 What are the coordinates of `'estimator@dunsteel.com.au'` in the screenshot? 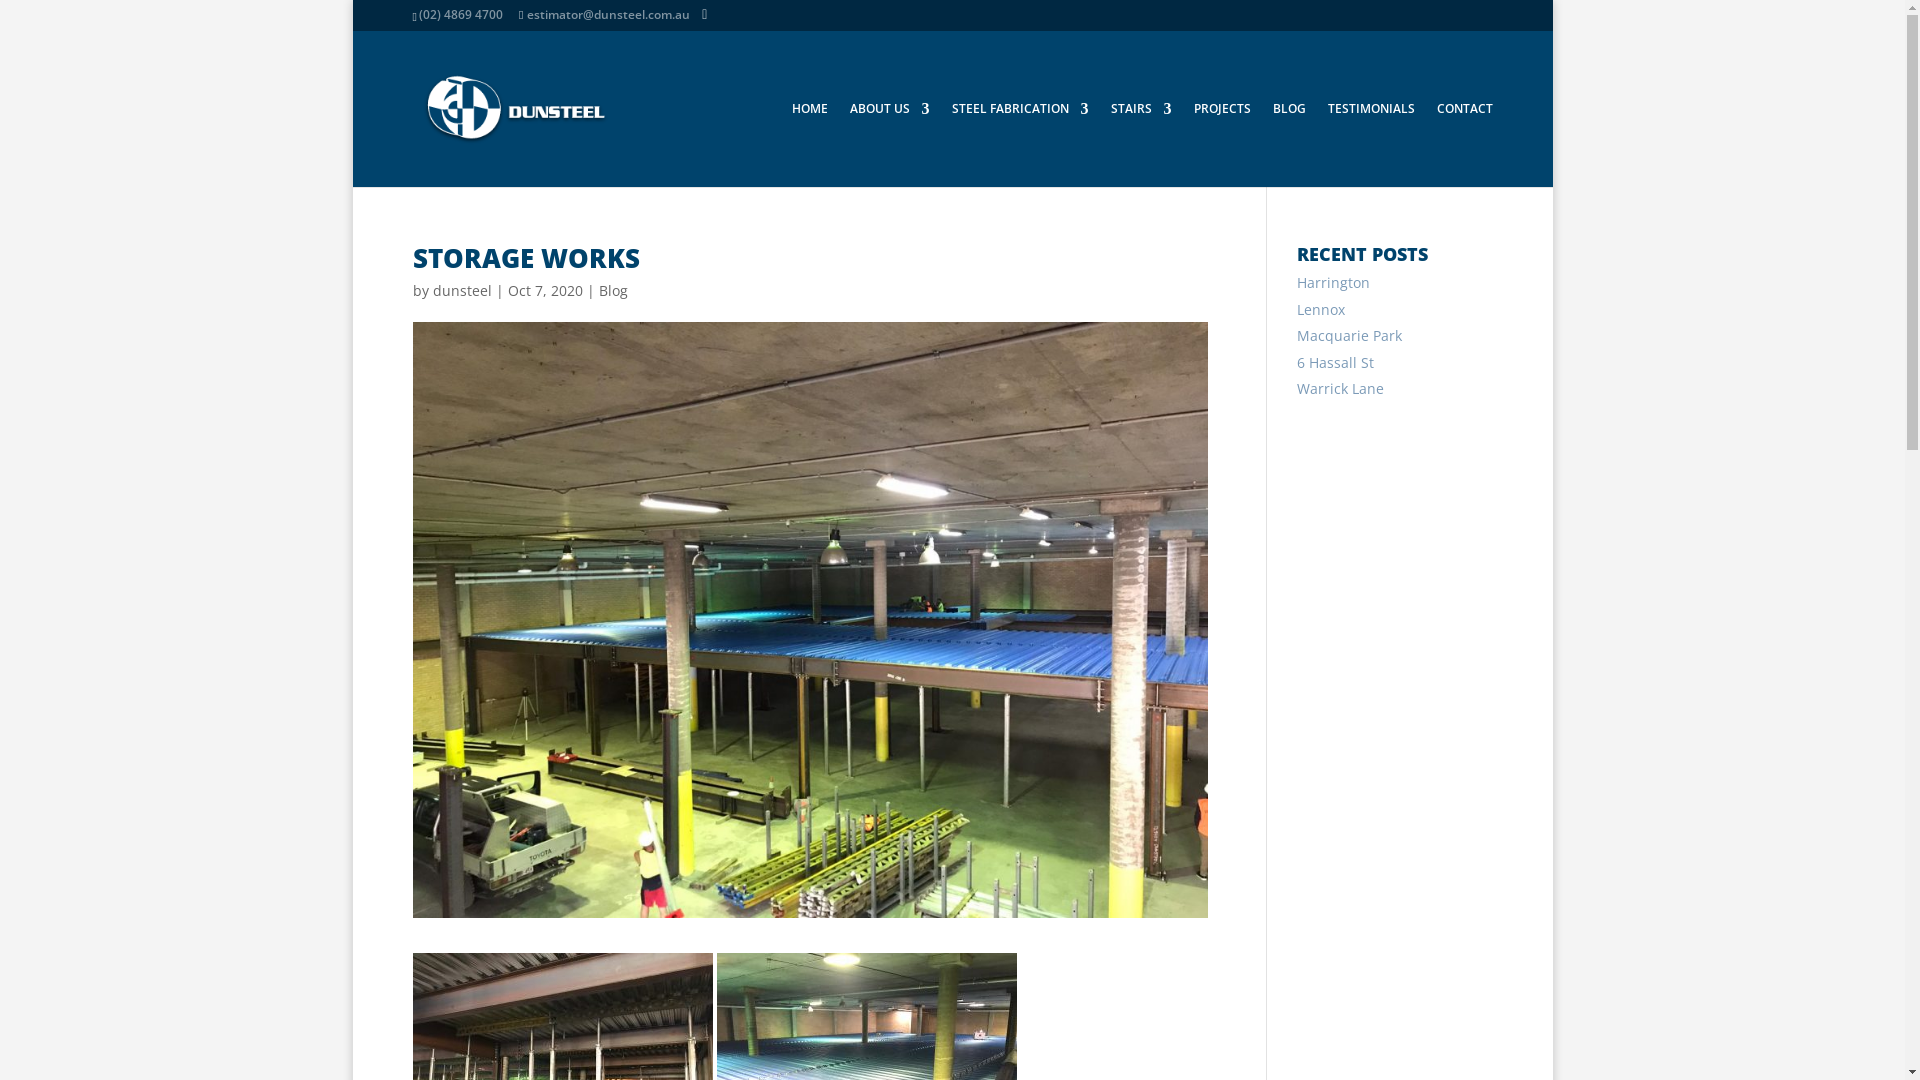 It's located at (518, 14).